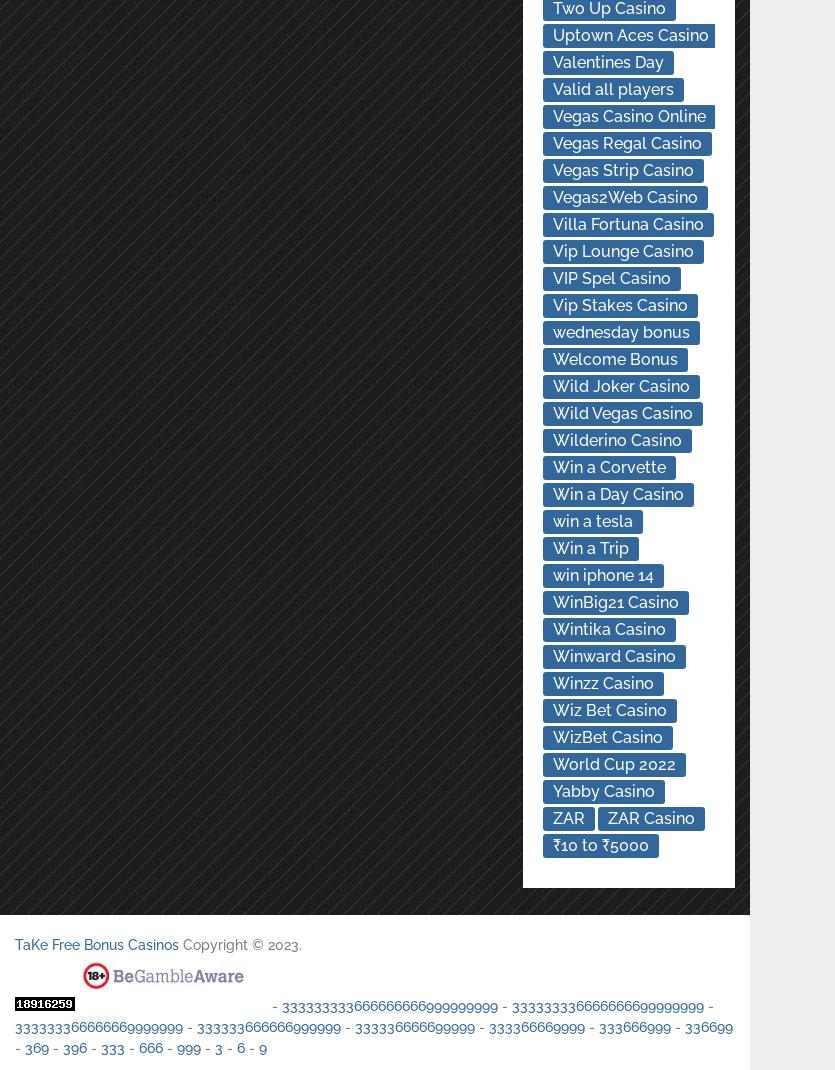 This screenshot has height=1070, width=835. I want to click on 'Wiz Bet Casino', so click(607, 710).